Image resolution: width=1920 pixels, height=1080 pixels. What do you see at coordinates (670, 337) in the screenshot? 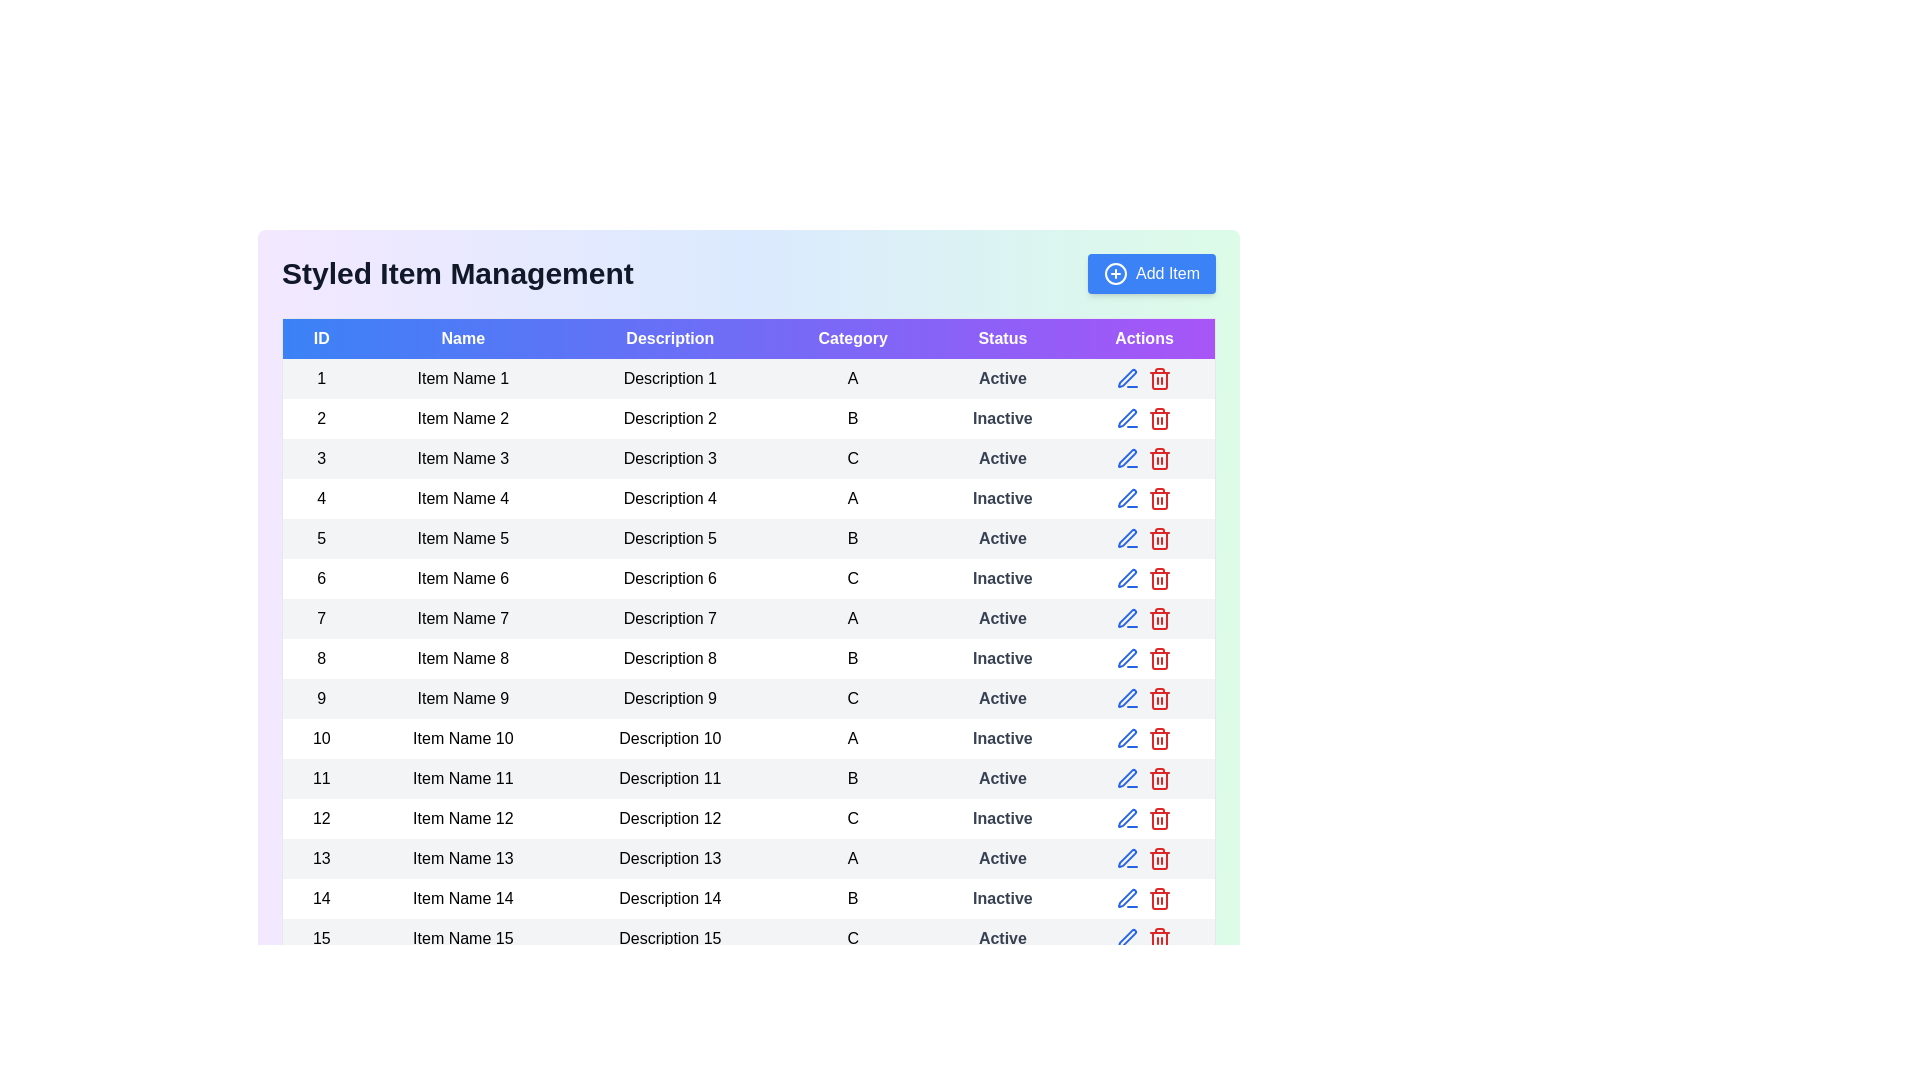
I see `the column header Description to sort the table by that column` at bounding box center [670, 337].